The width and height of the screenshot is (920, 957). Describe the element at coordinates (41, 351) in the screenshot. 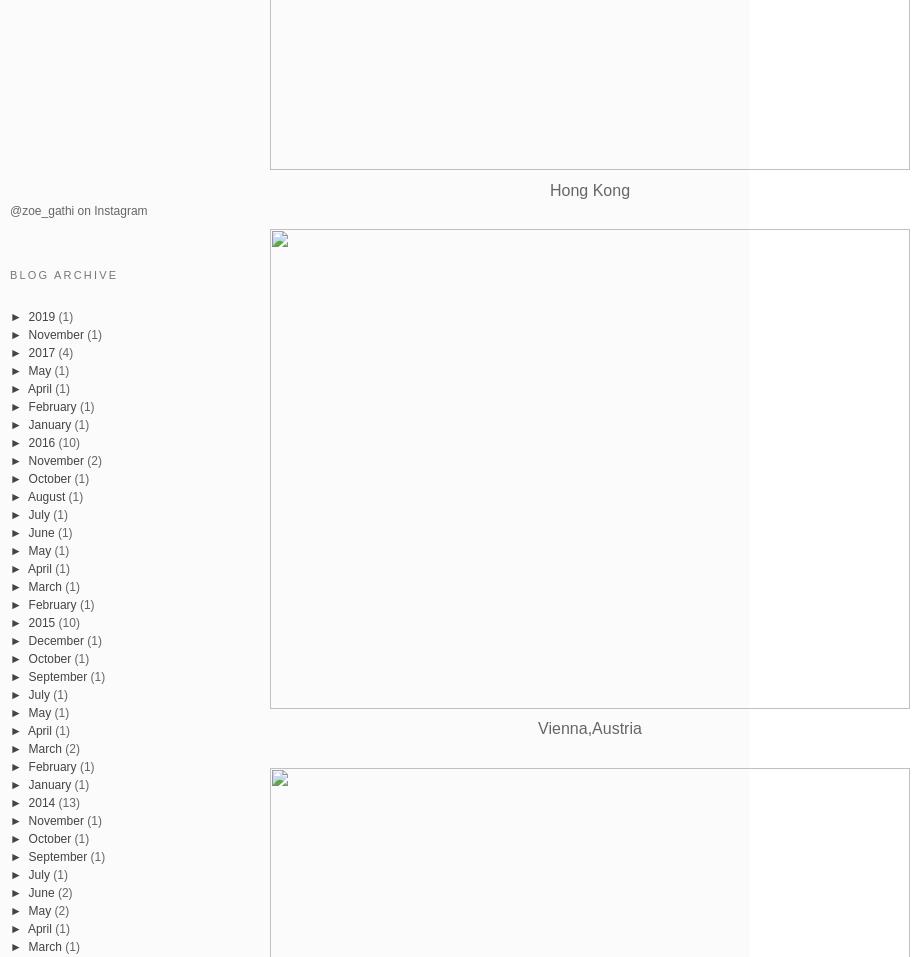

I see `'2017'` at that location.